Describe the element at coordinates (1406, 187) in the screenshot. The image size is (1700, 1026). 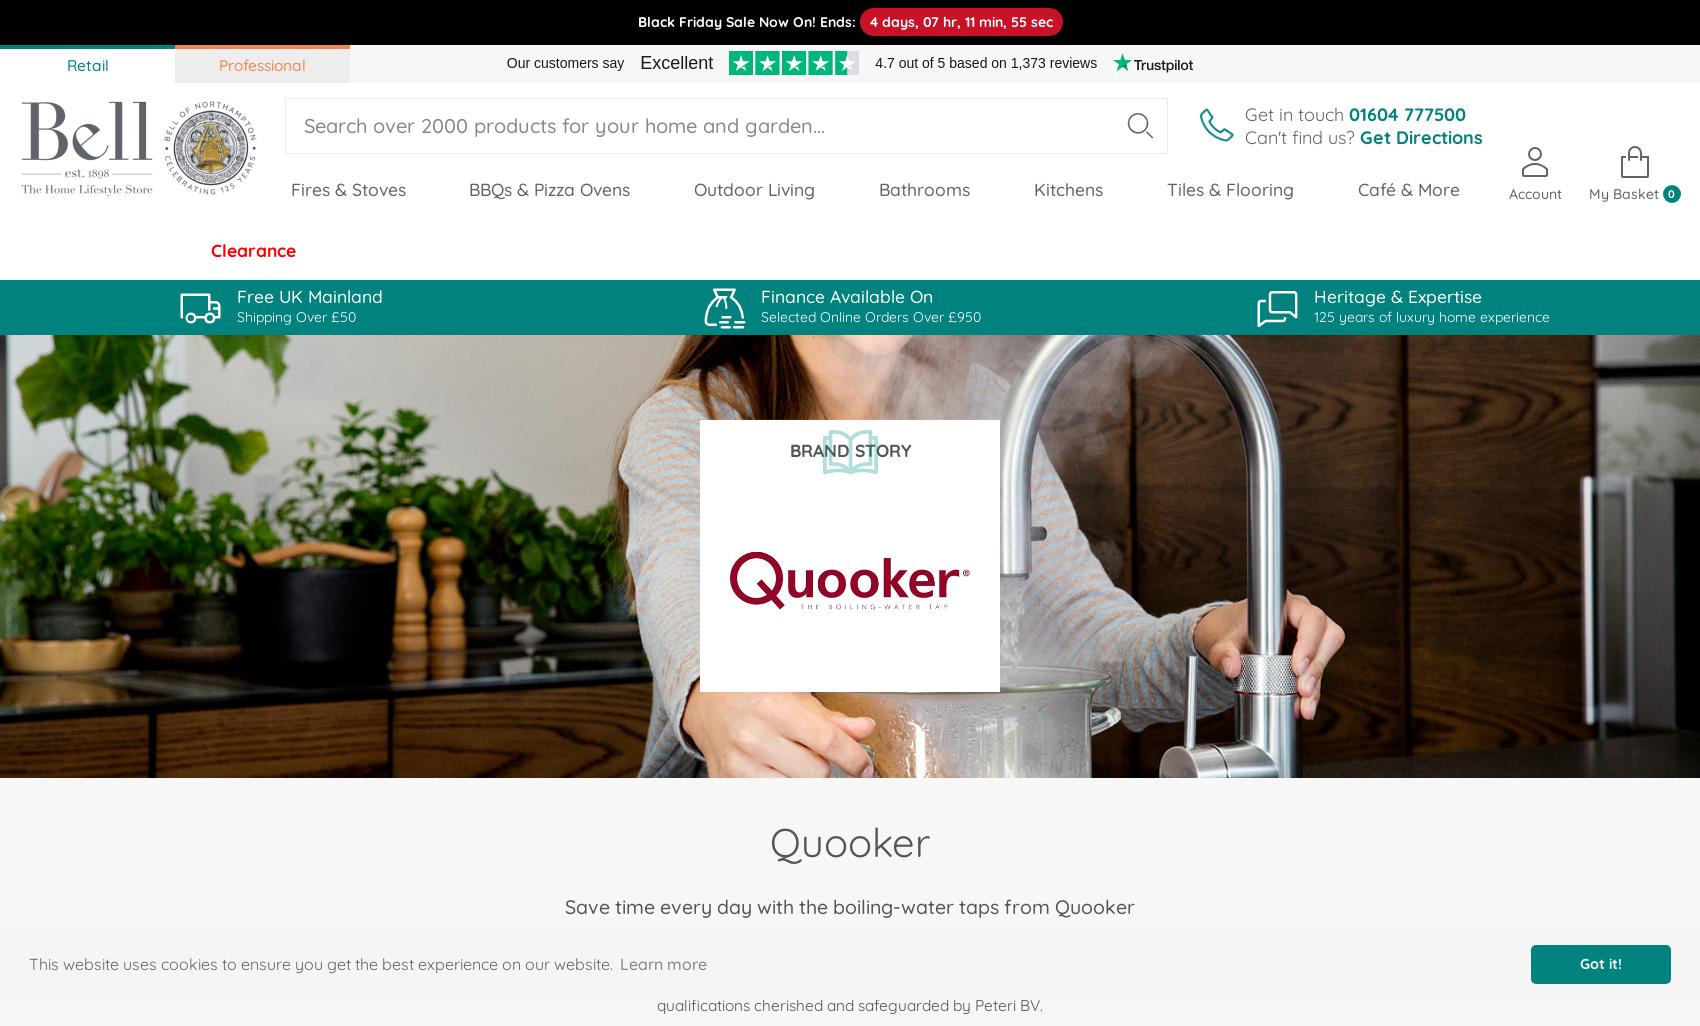
I see `'Café & More'` at that location.